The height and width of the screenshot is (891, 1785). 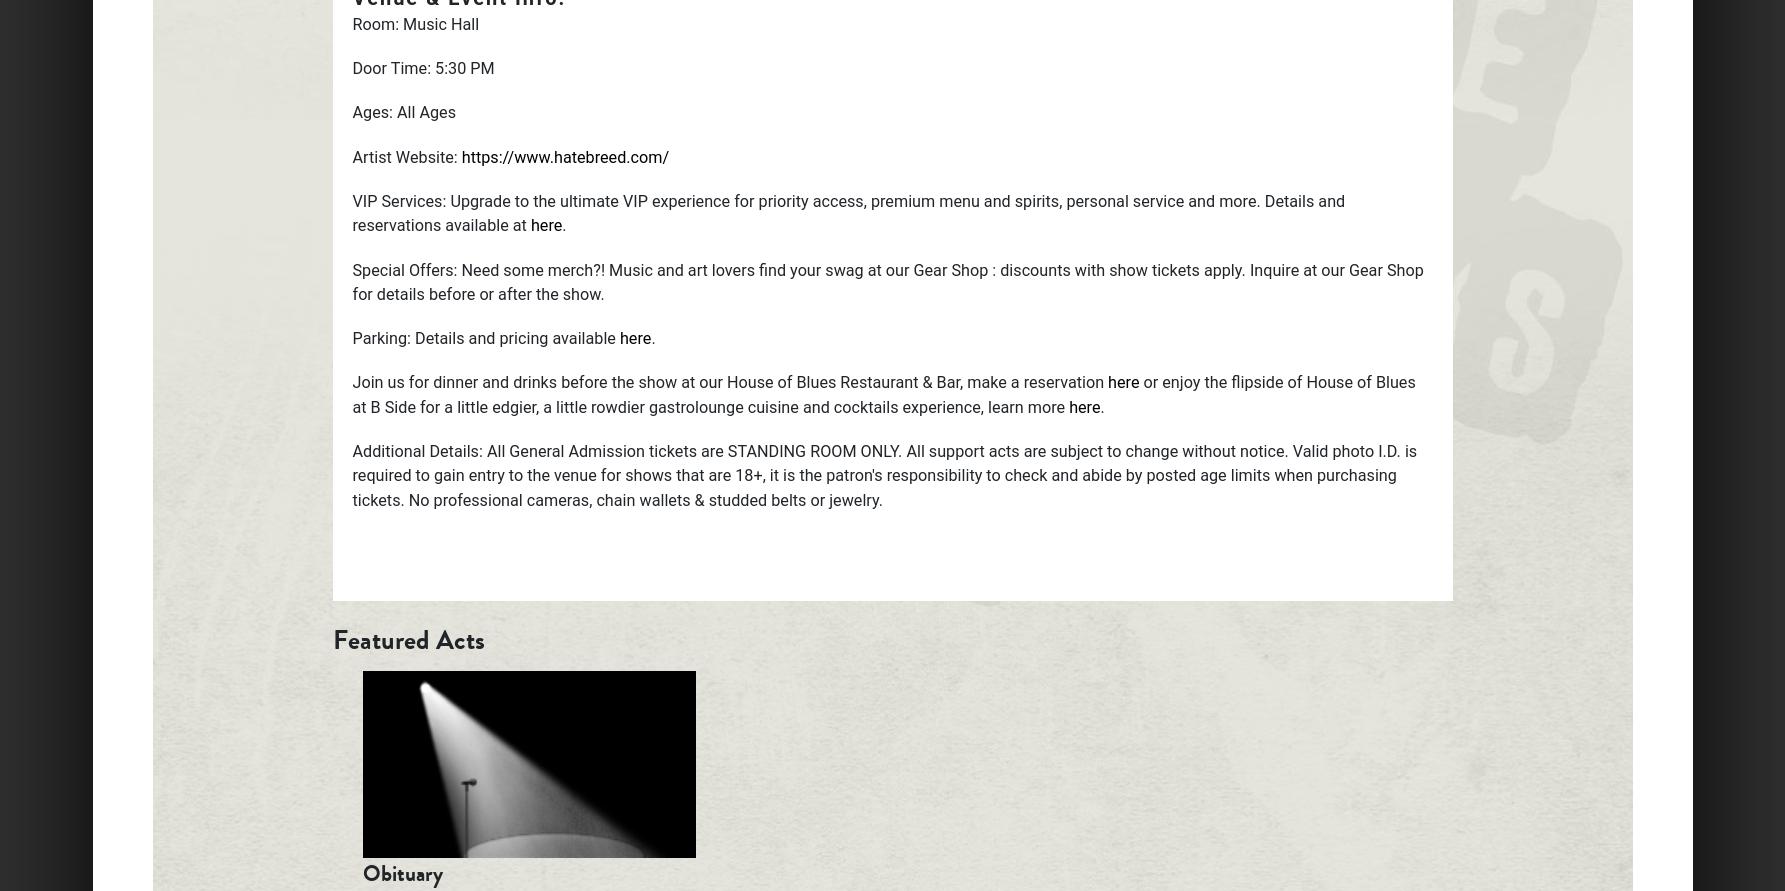 What do you see at coordinates (887, 280) in the screenshot?
I see `'Special Offers: Need some merch?! Music and art lovers find your swag at our Gear Shop : discounts with show tickets apply. Inquire at our Gear Shop for details before or after the show.'` at bounding box center [887, 280].